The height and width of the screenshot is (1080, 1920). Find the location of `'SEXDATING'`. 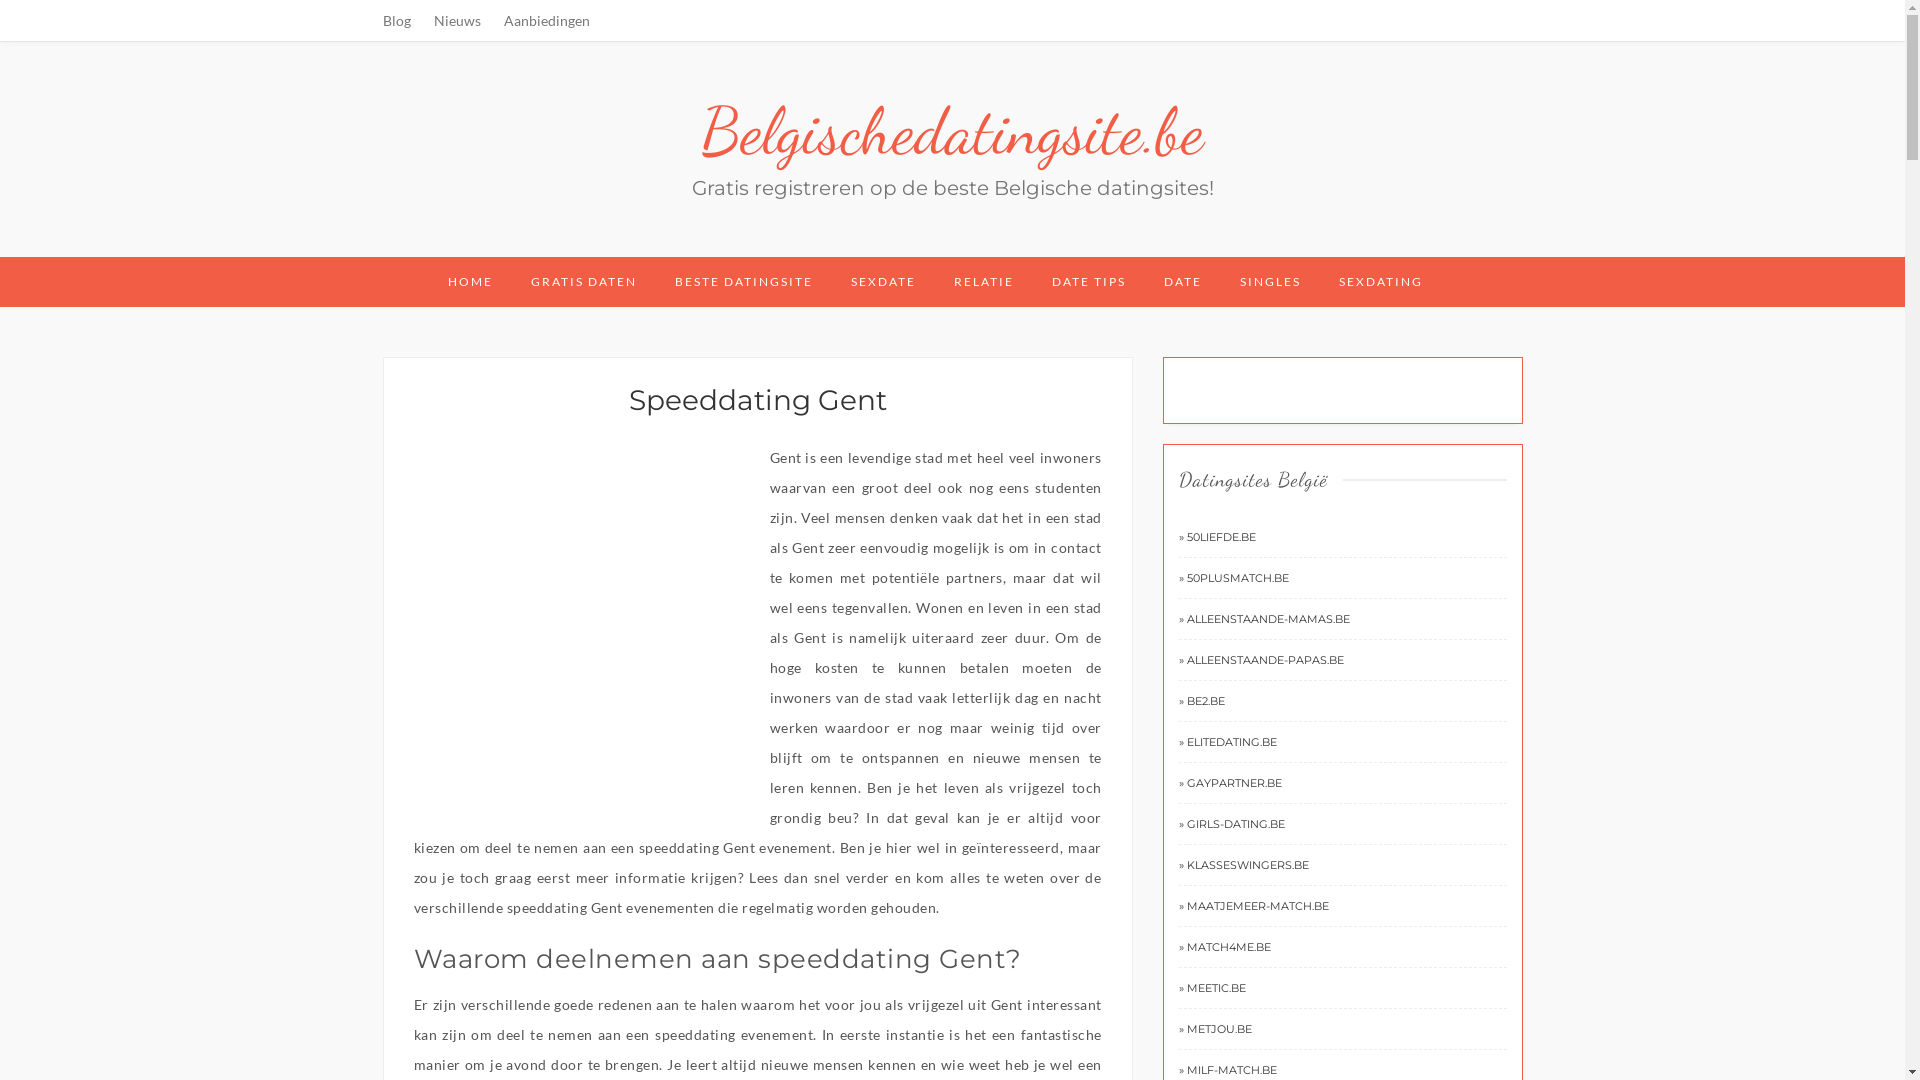

'SEXDATING' is located at coordinates (1379, 281).